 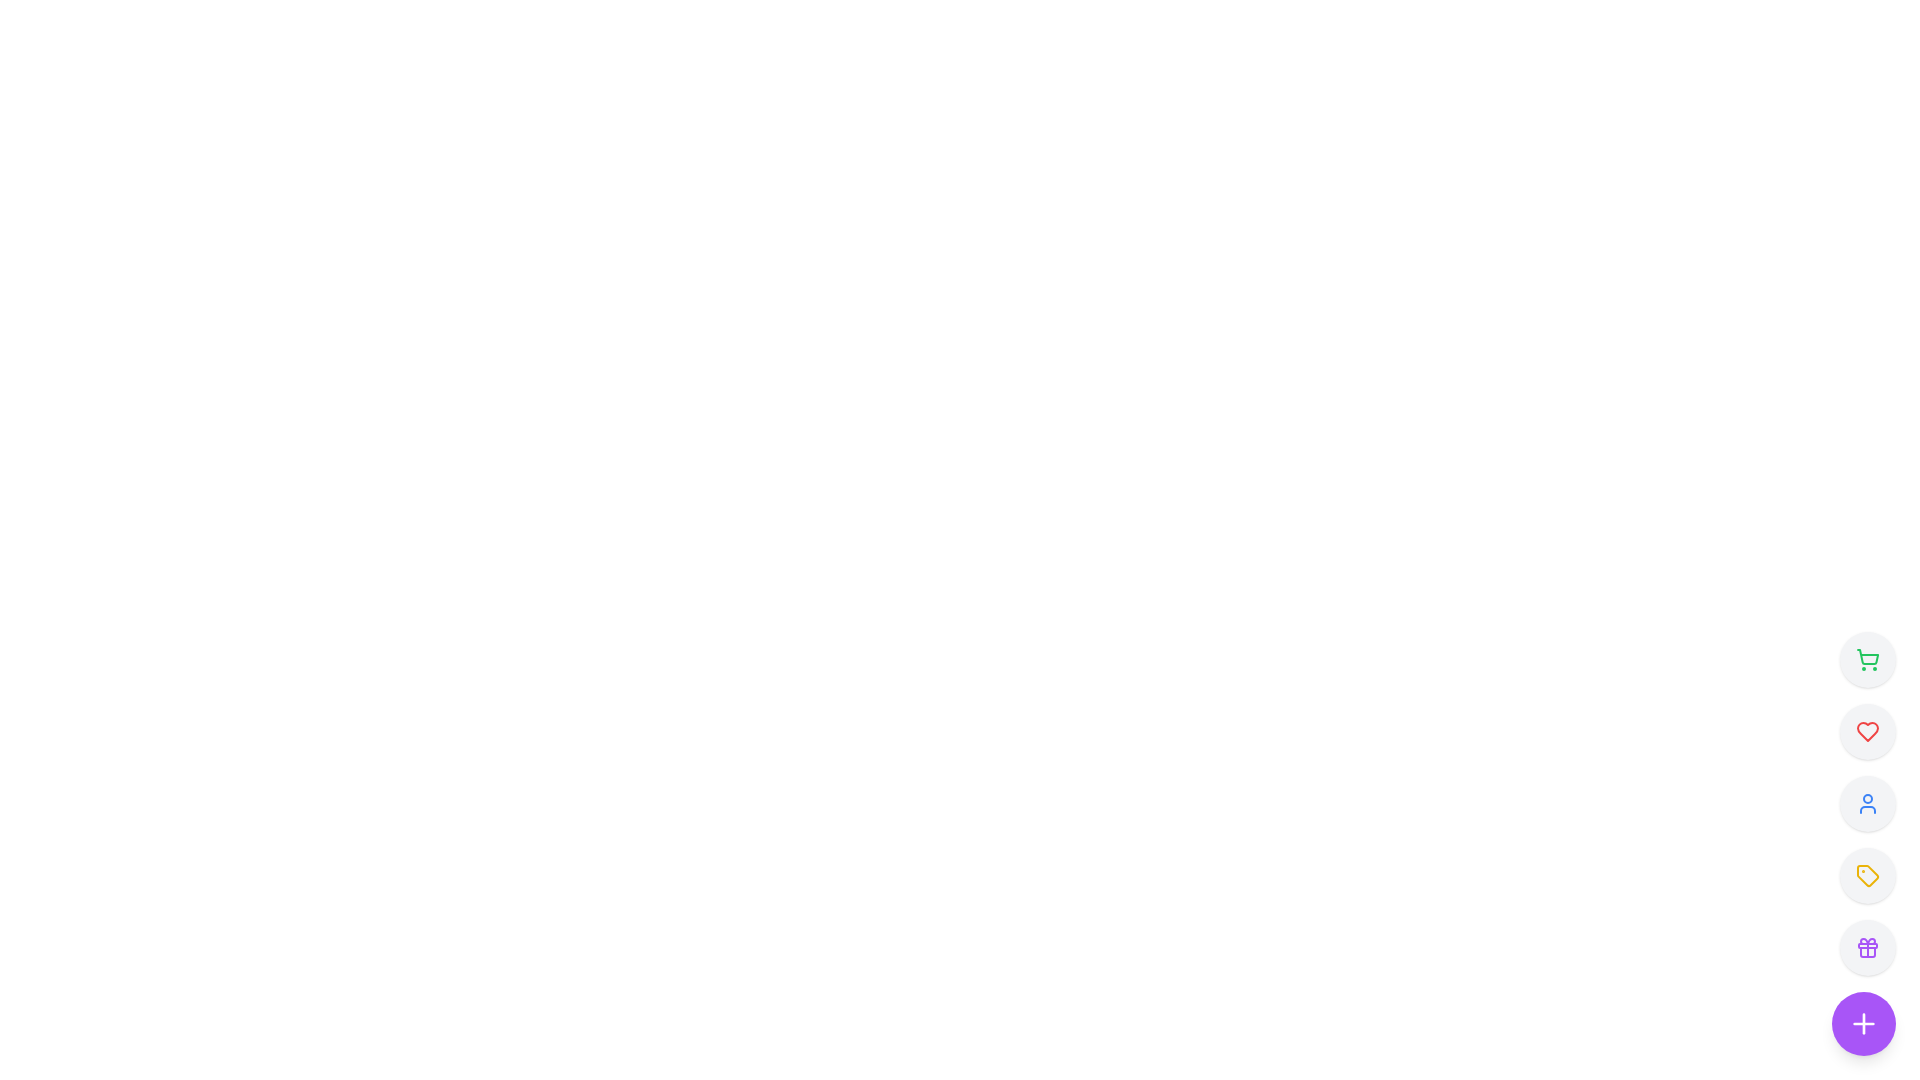 What do you see at coordinates (1866, 874) in the screenshot?
I see `the circular gray button with a yellow tag icon located in the vertical series of buttons at the bottom right of the interface` at bounding box center [1866, 874].